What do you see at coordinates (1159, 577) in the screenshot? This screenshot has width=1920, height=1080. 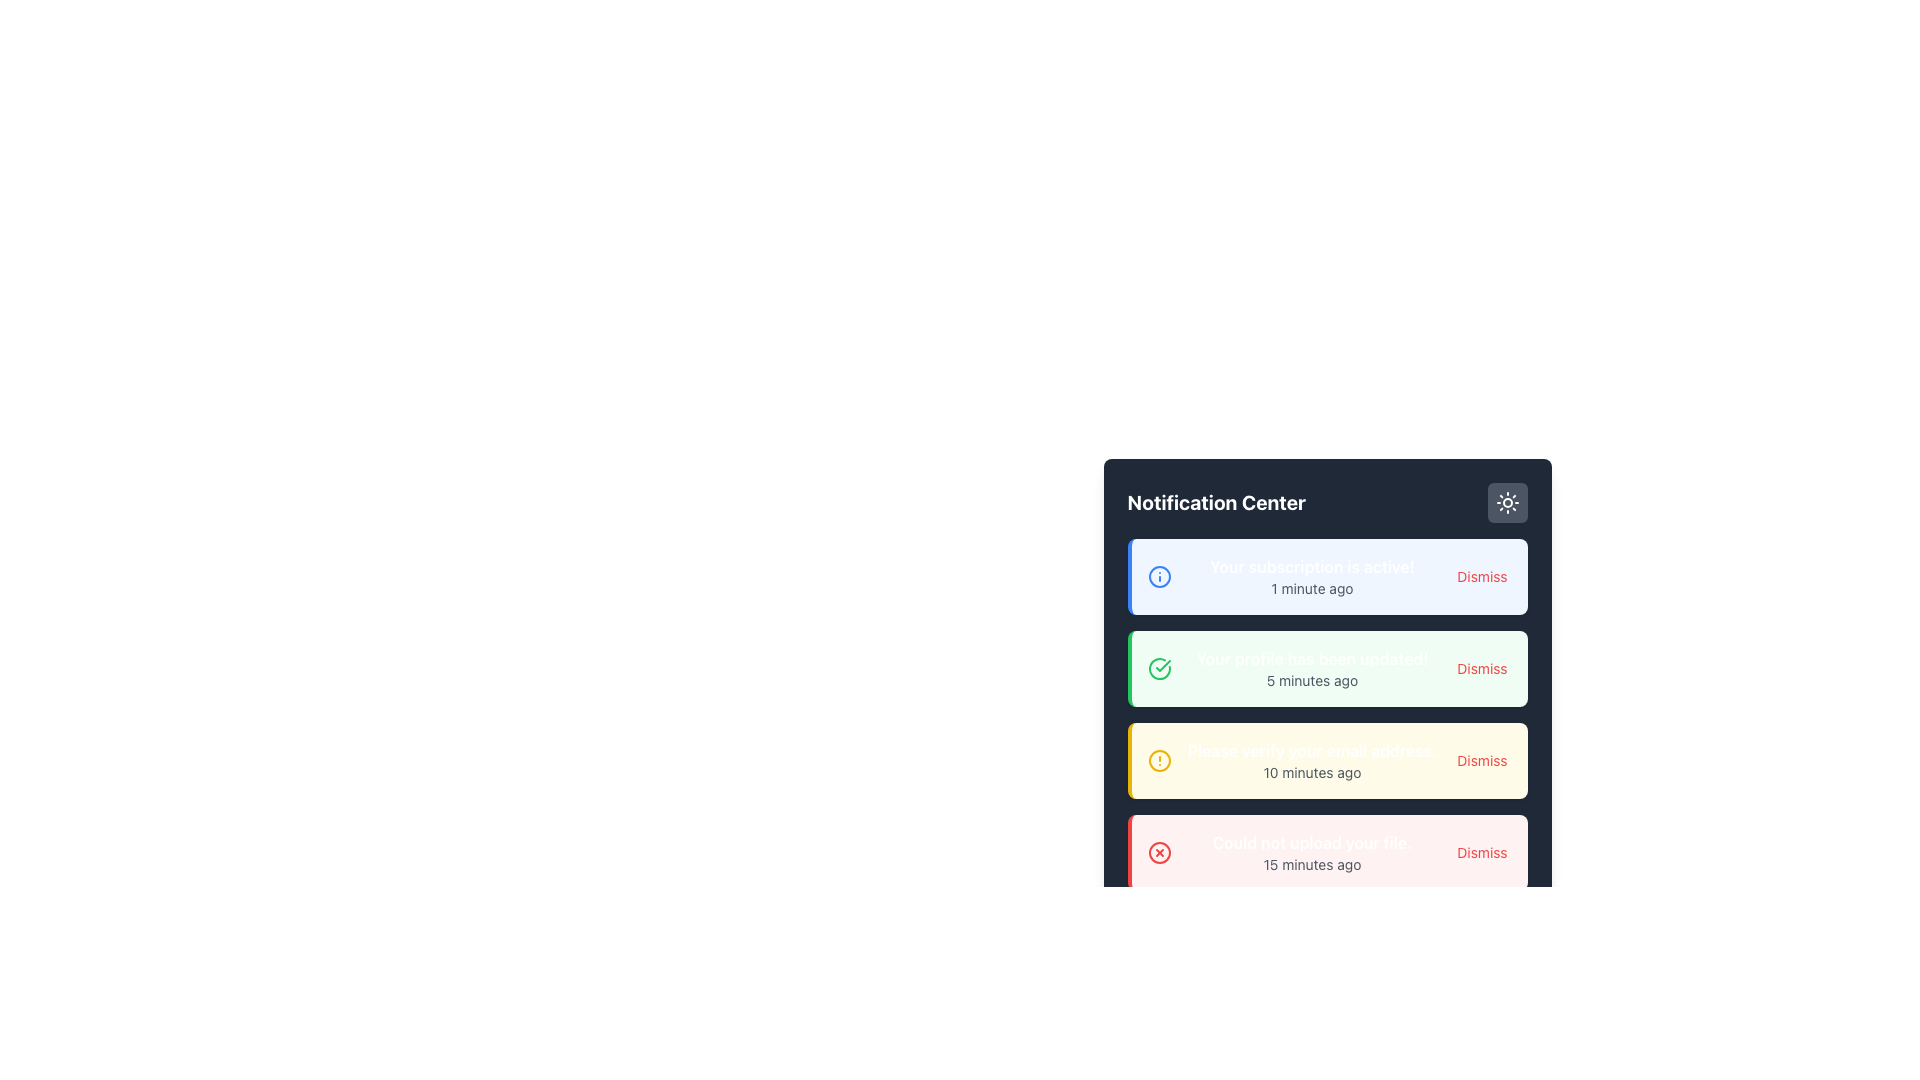 I see `the blue outline circle in the SVG notification center icon located at the top-right corner of the header bar` at bounding box center [1159, 577].